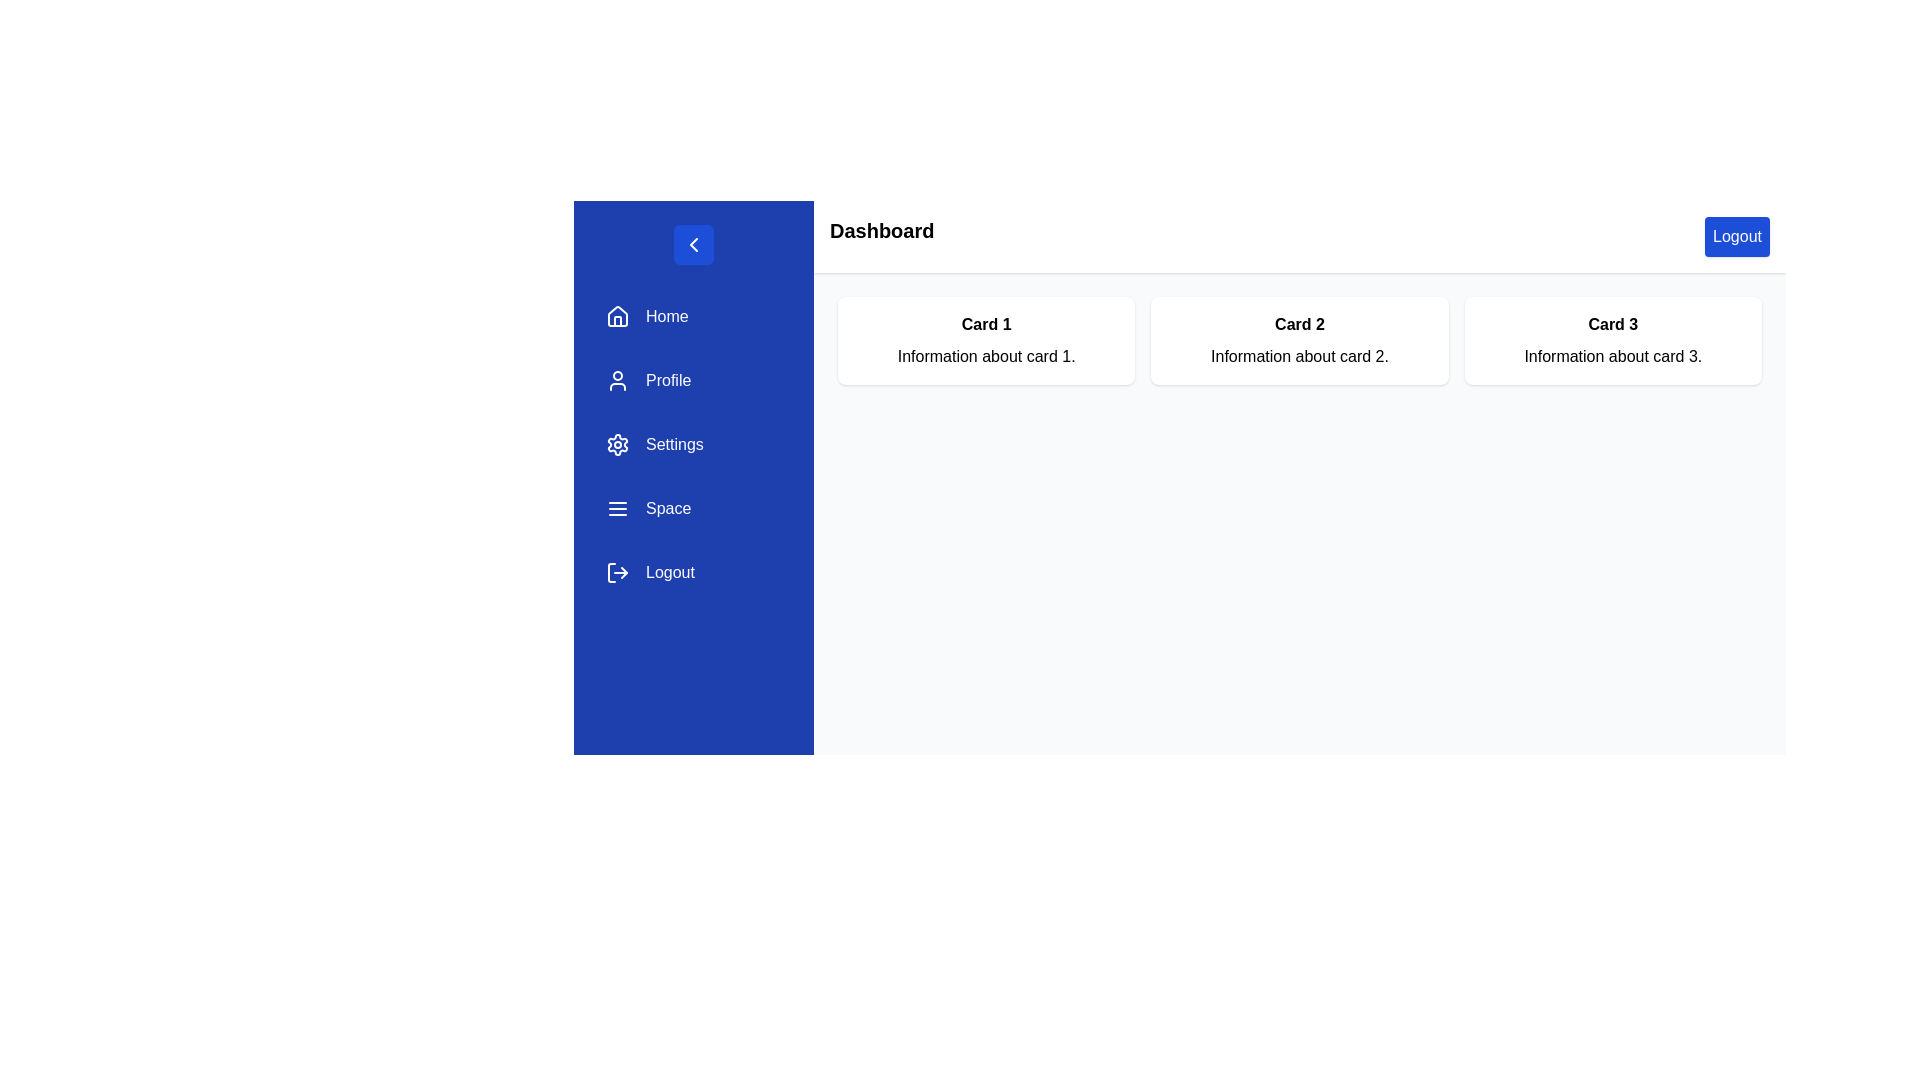  Describe the element at coordinates (694, 244) in the screenshot. I see `the toggle button located at the top-left corner of the sidebar` at that location.